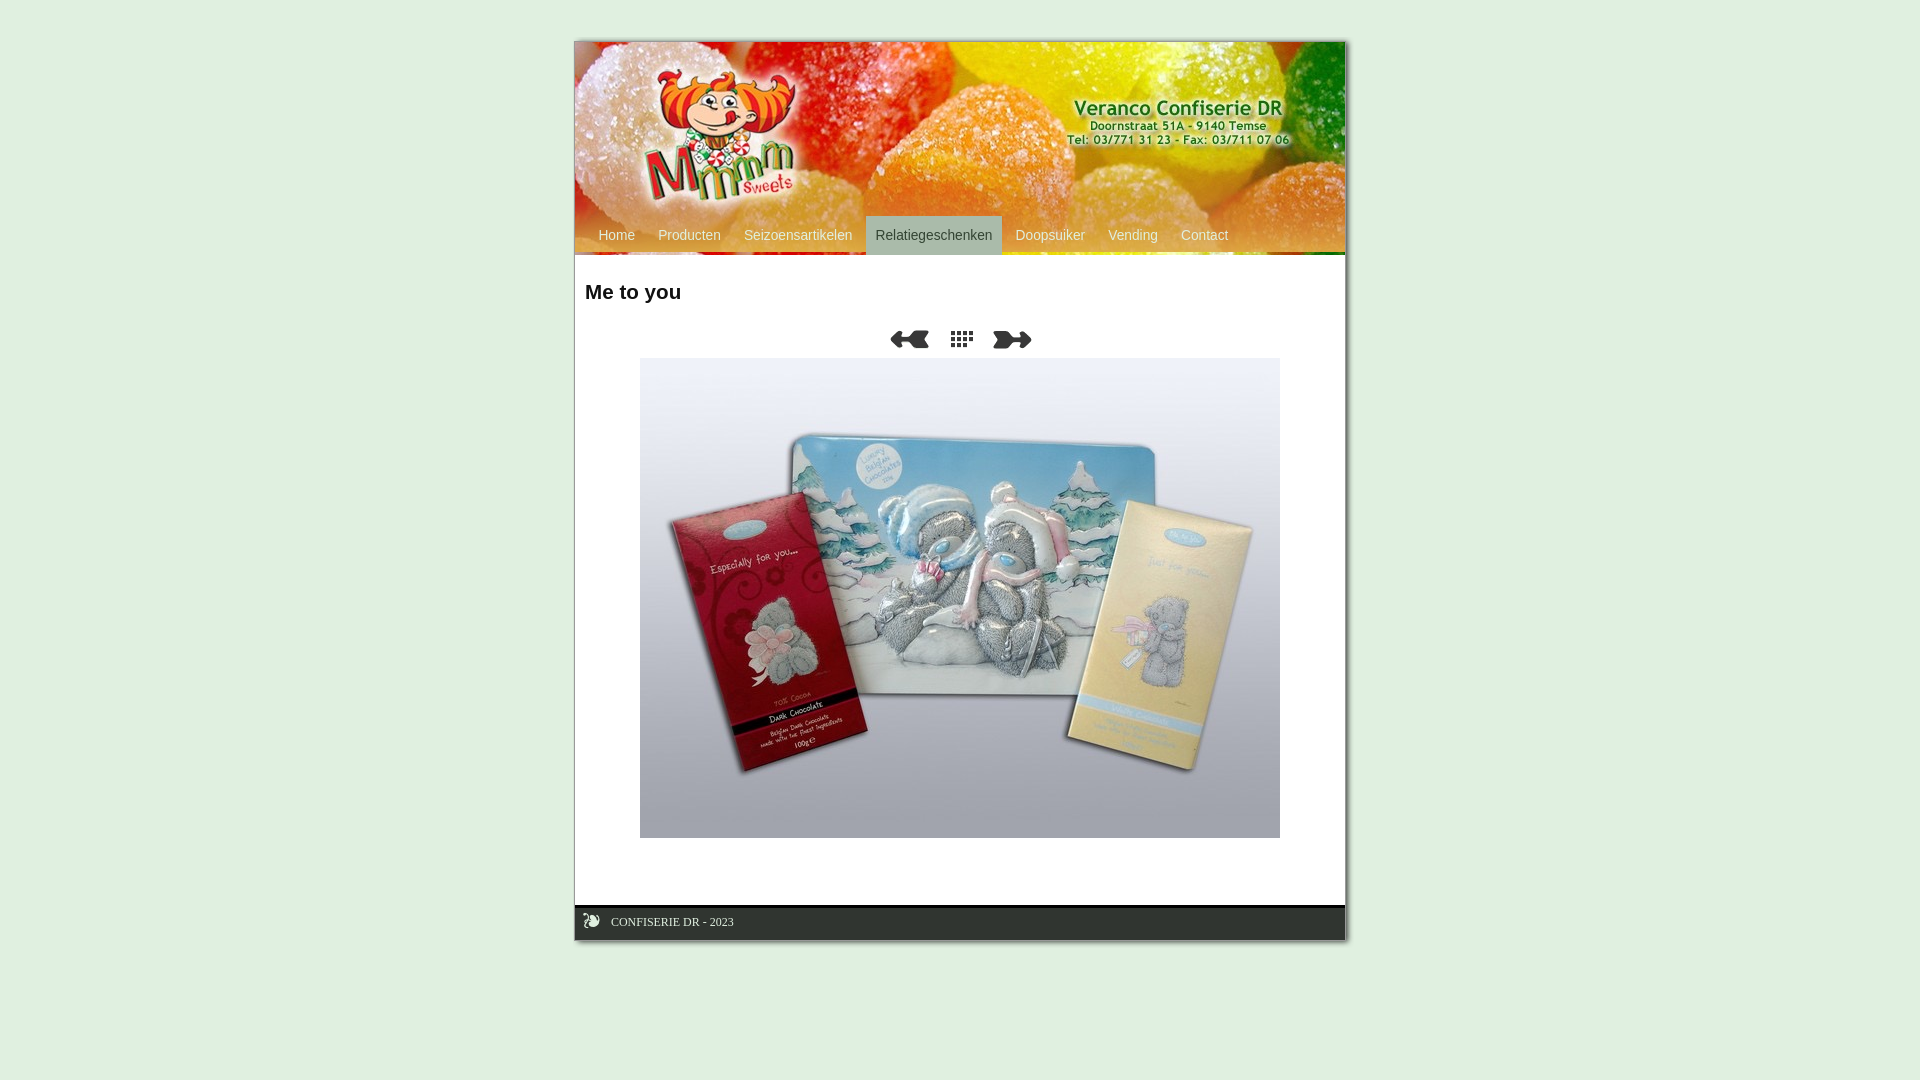  I want to click on 'Next', so click(993, 338).